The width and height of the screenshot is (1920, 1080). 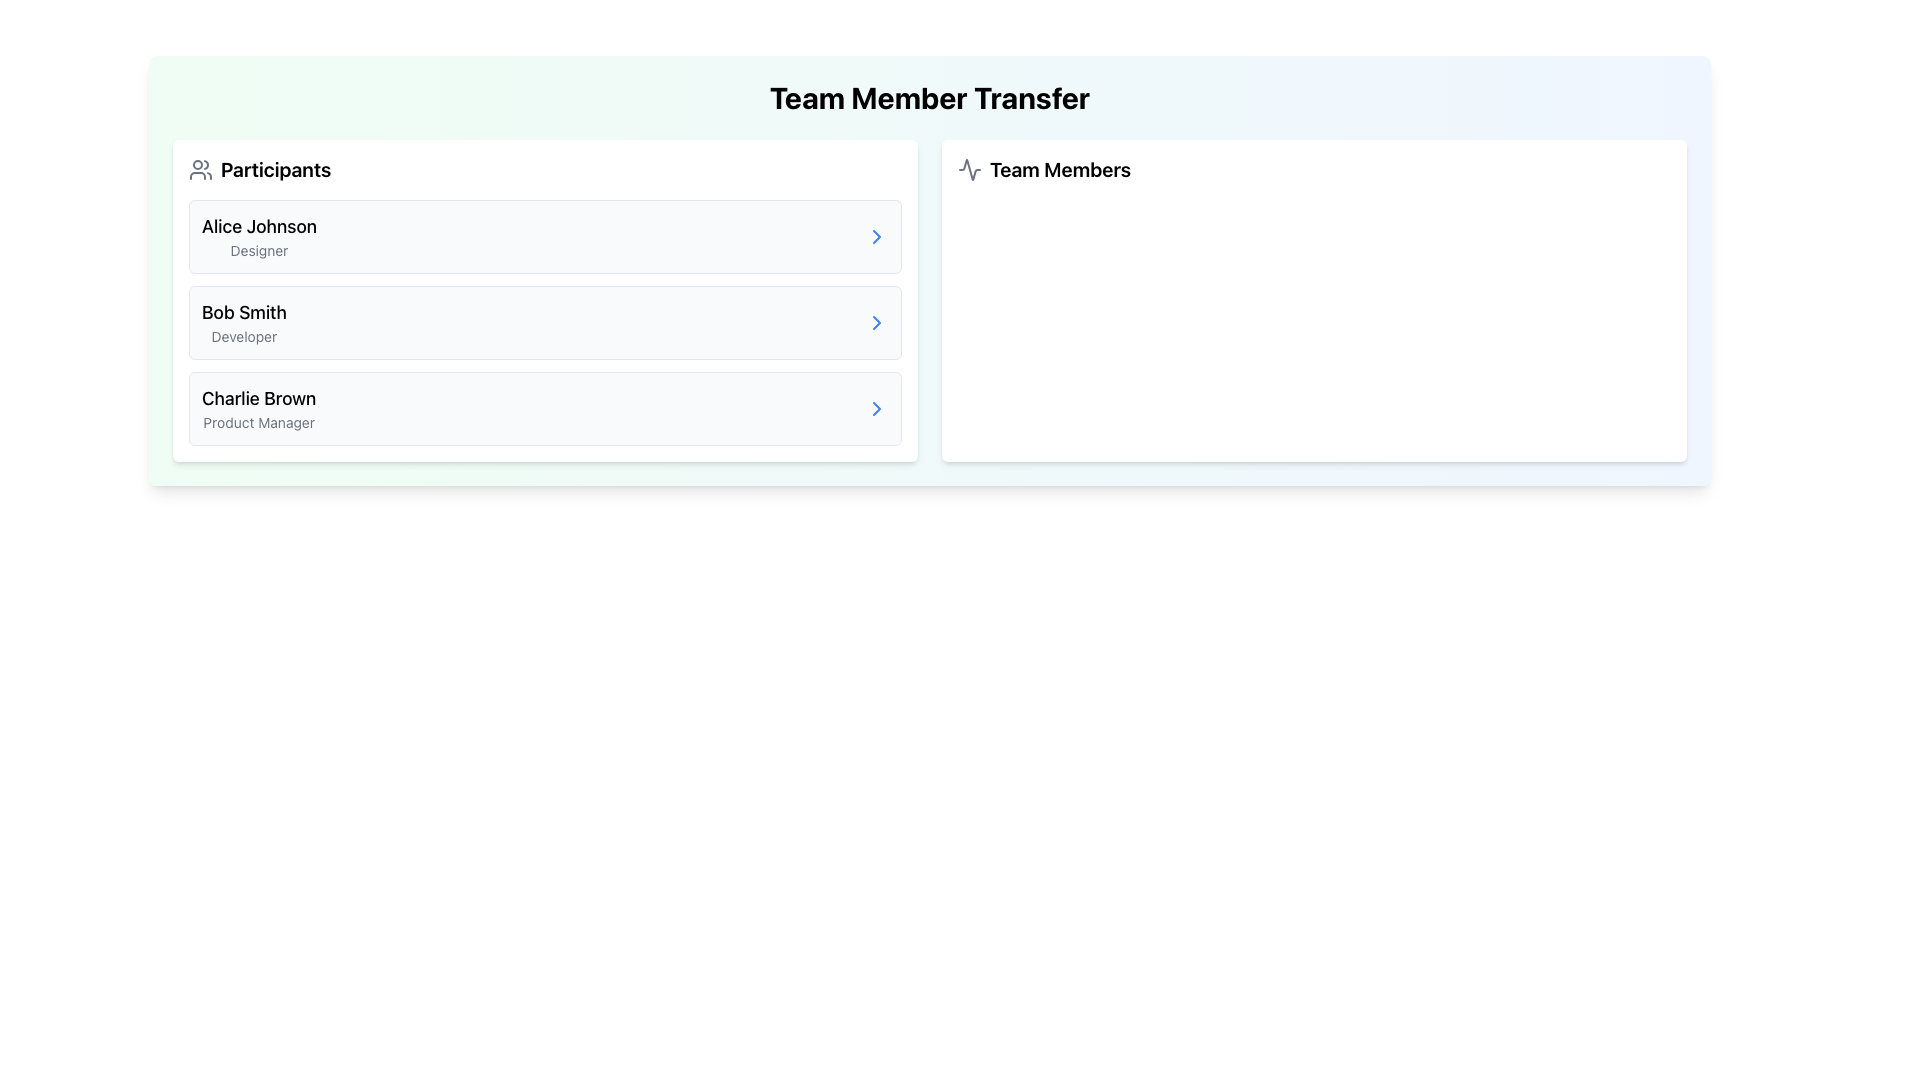 What do you see at coordinates (258, 398) in the screenshot?
I see `the text label 'Charlie Brown Product Manager', which is the upper text item within the participant list under the heading 'Participants'` at bounding box center [258, 398].